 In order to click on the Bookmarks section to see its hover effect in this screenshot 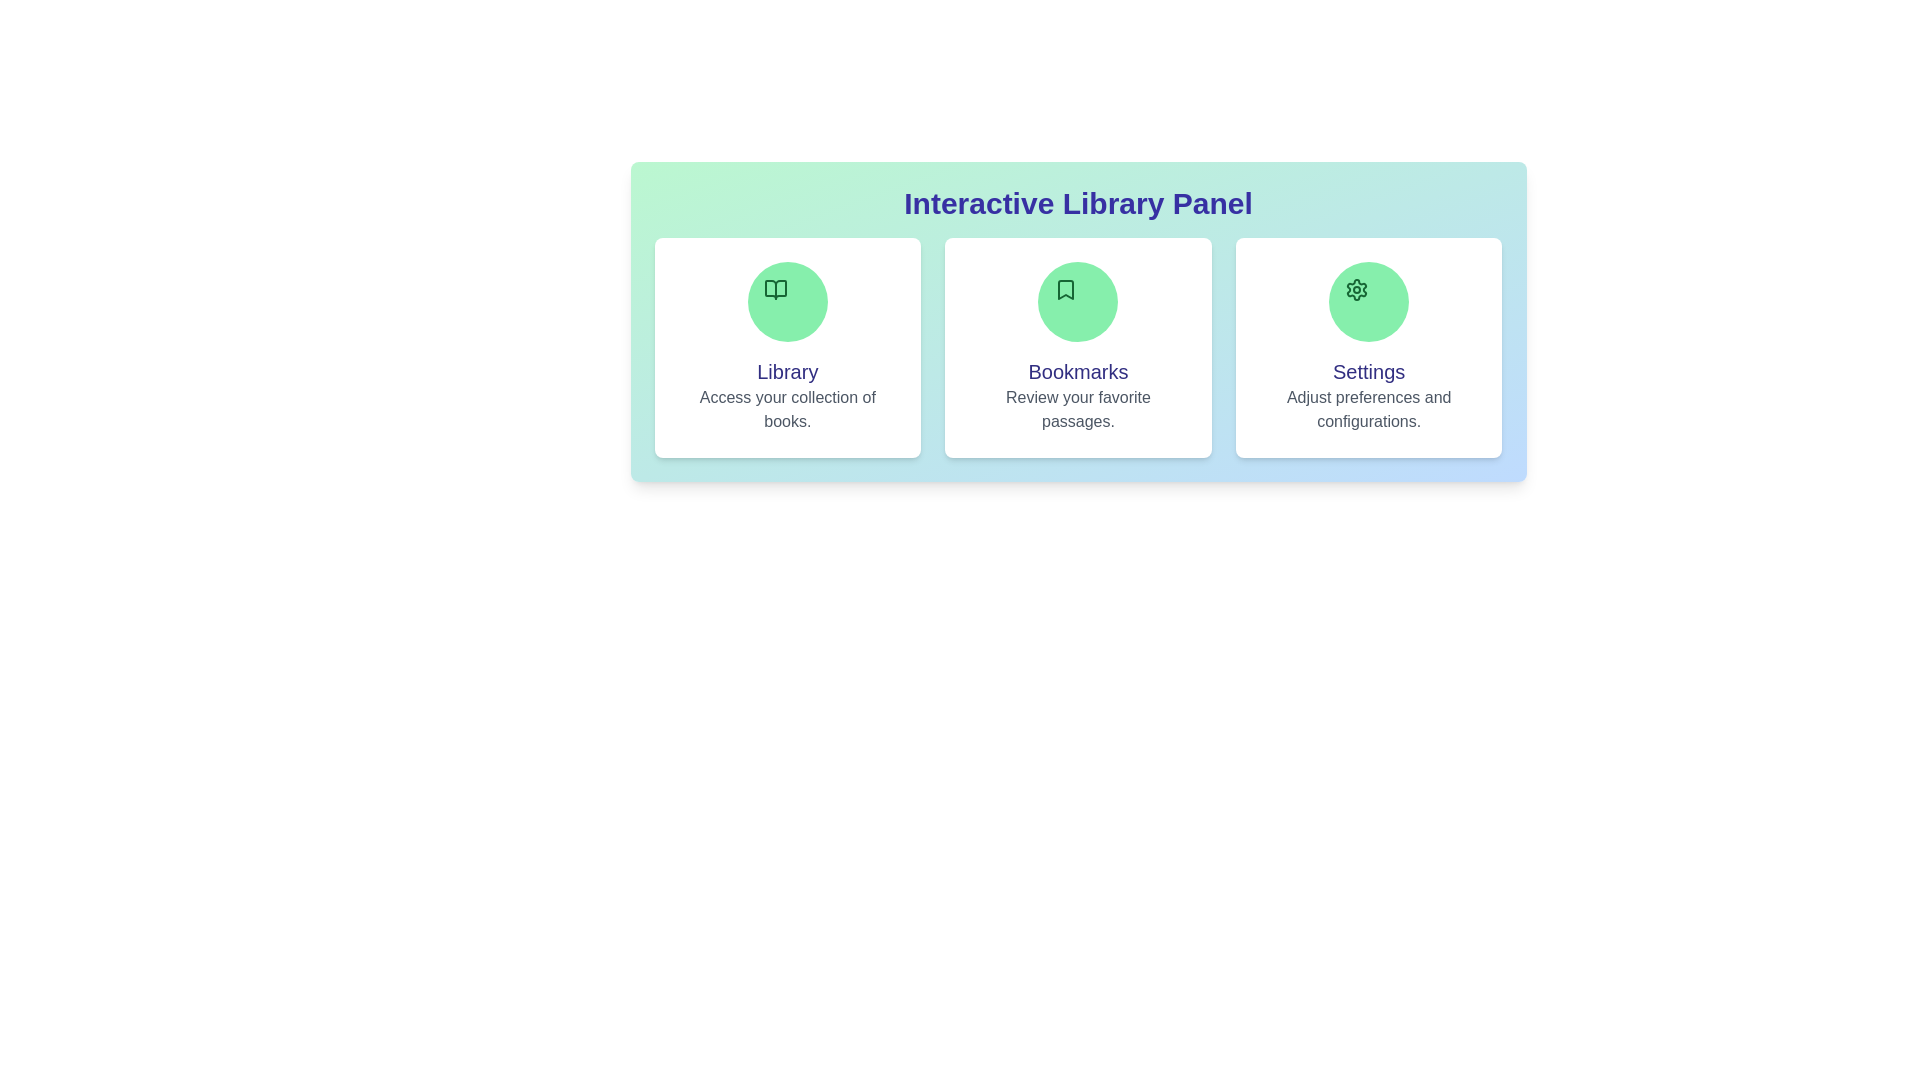, I will do `click(1077, 346)`.